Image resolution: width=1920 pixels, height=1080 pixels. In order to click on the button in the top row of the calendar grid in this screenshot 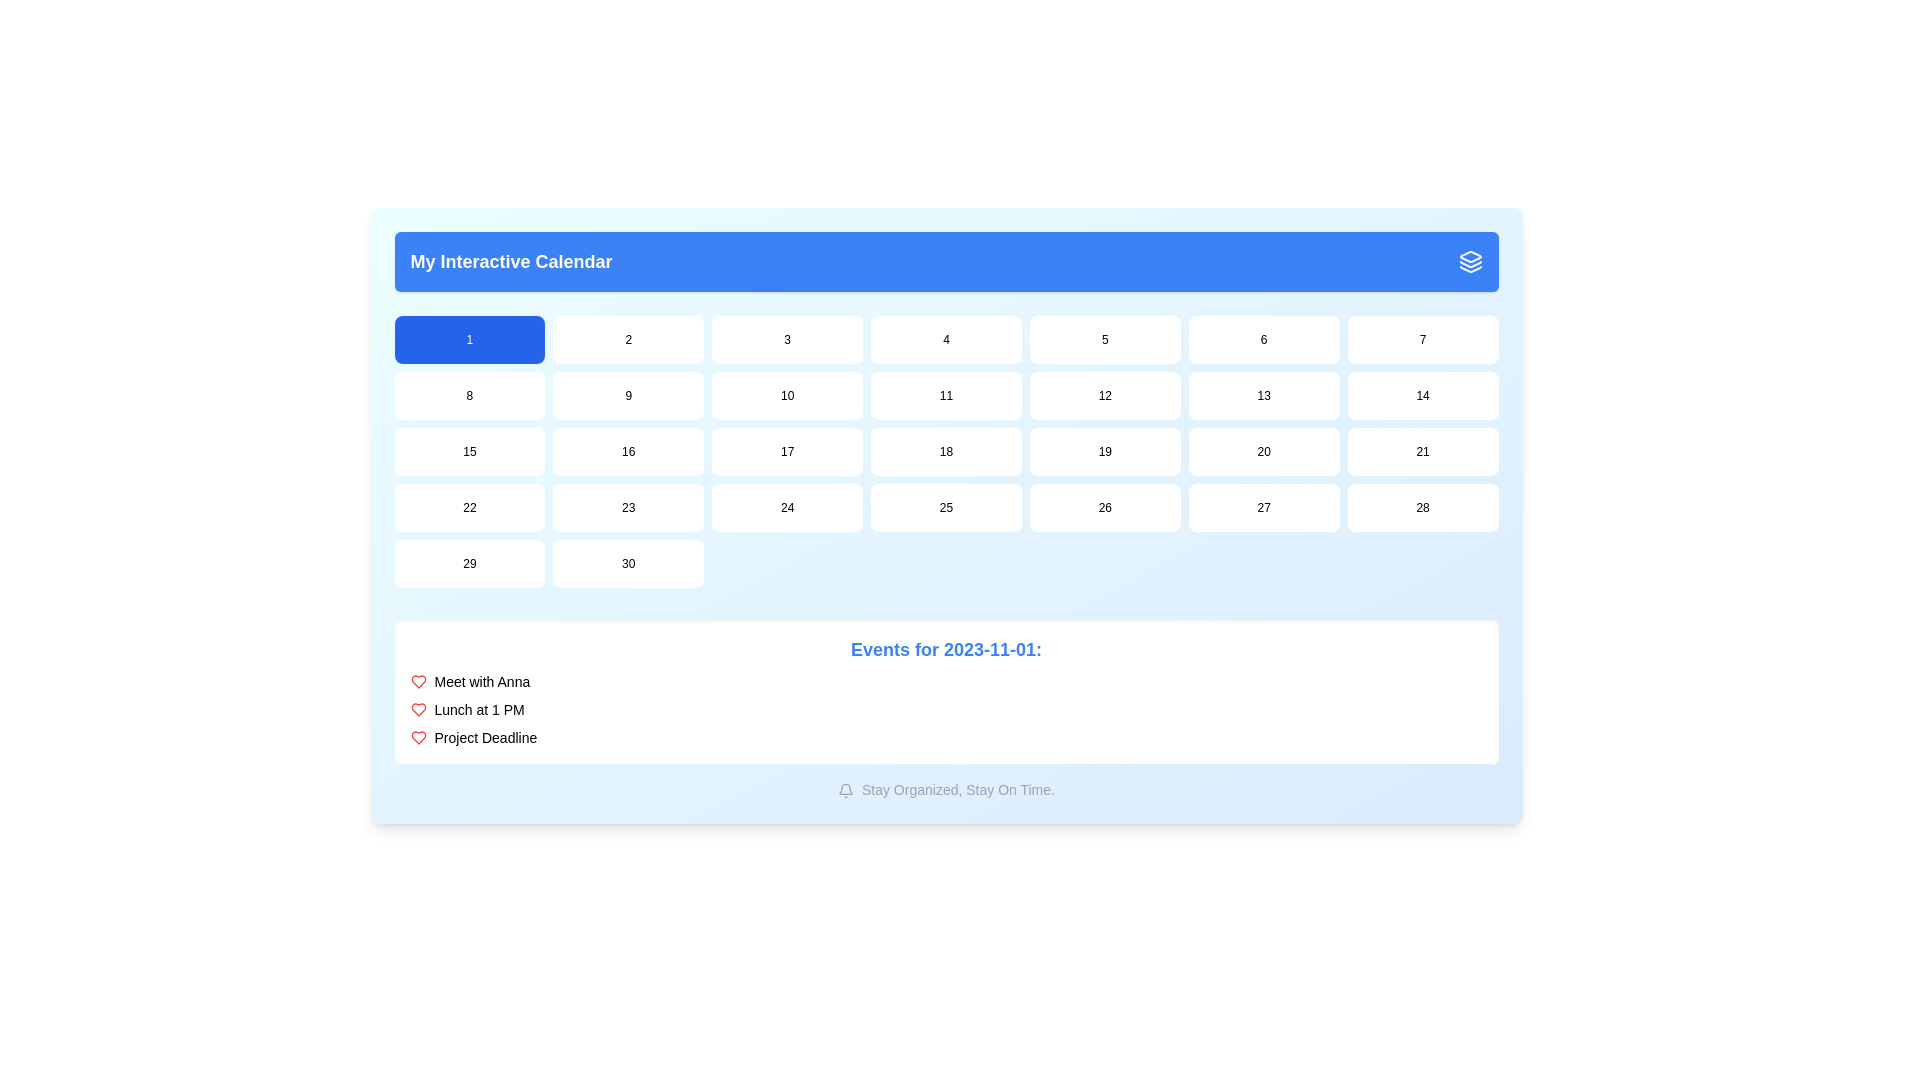, I will do `click(1104, 338)`.